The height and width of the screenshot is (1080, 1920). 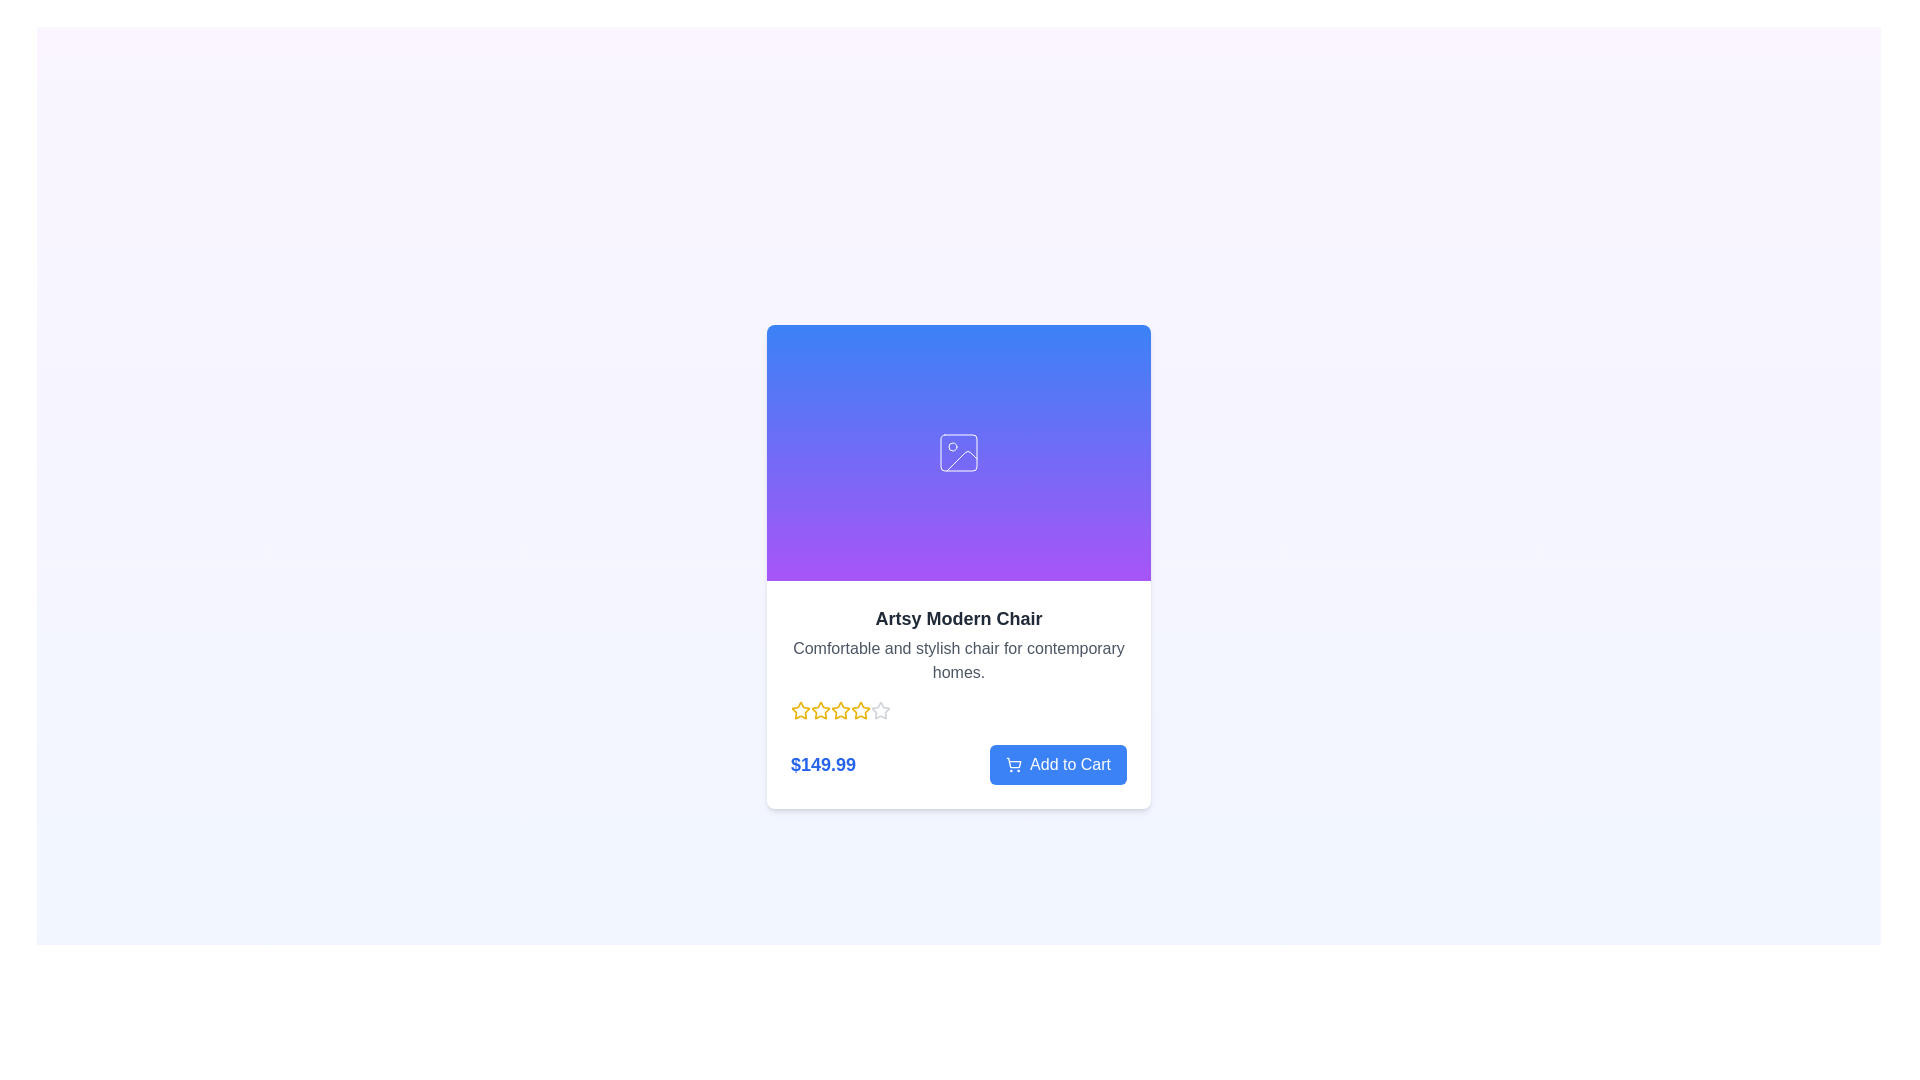 I want to click on the fourth star-shaped rating icon with a yellow outline to update the selection in the product information card, so click(x=840, y=709).